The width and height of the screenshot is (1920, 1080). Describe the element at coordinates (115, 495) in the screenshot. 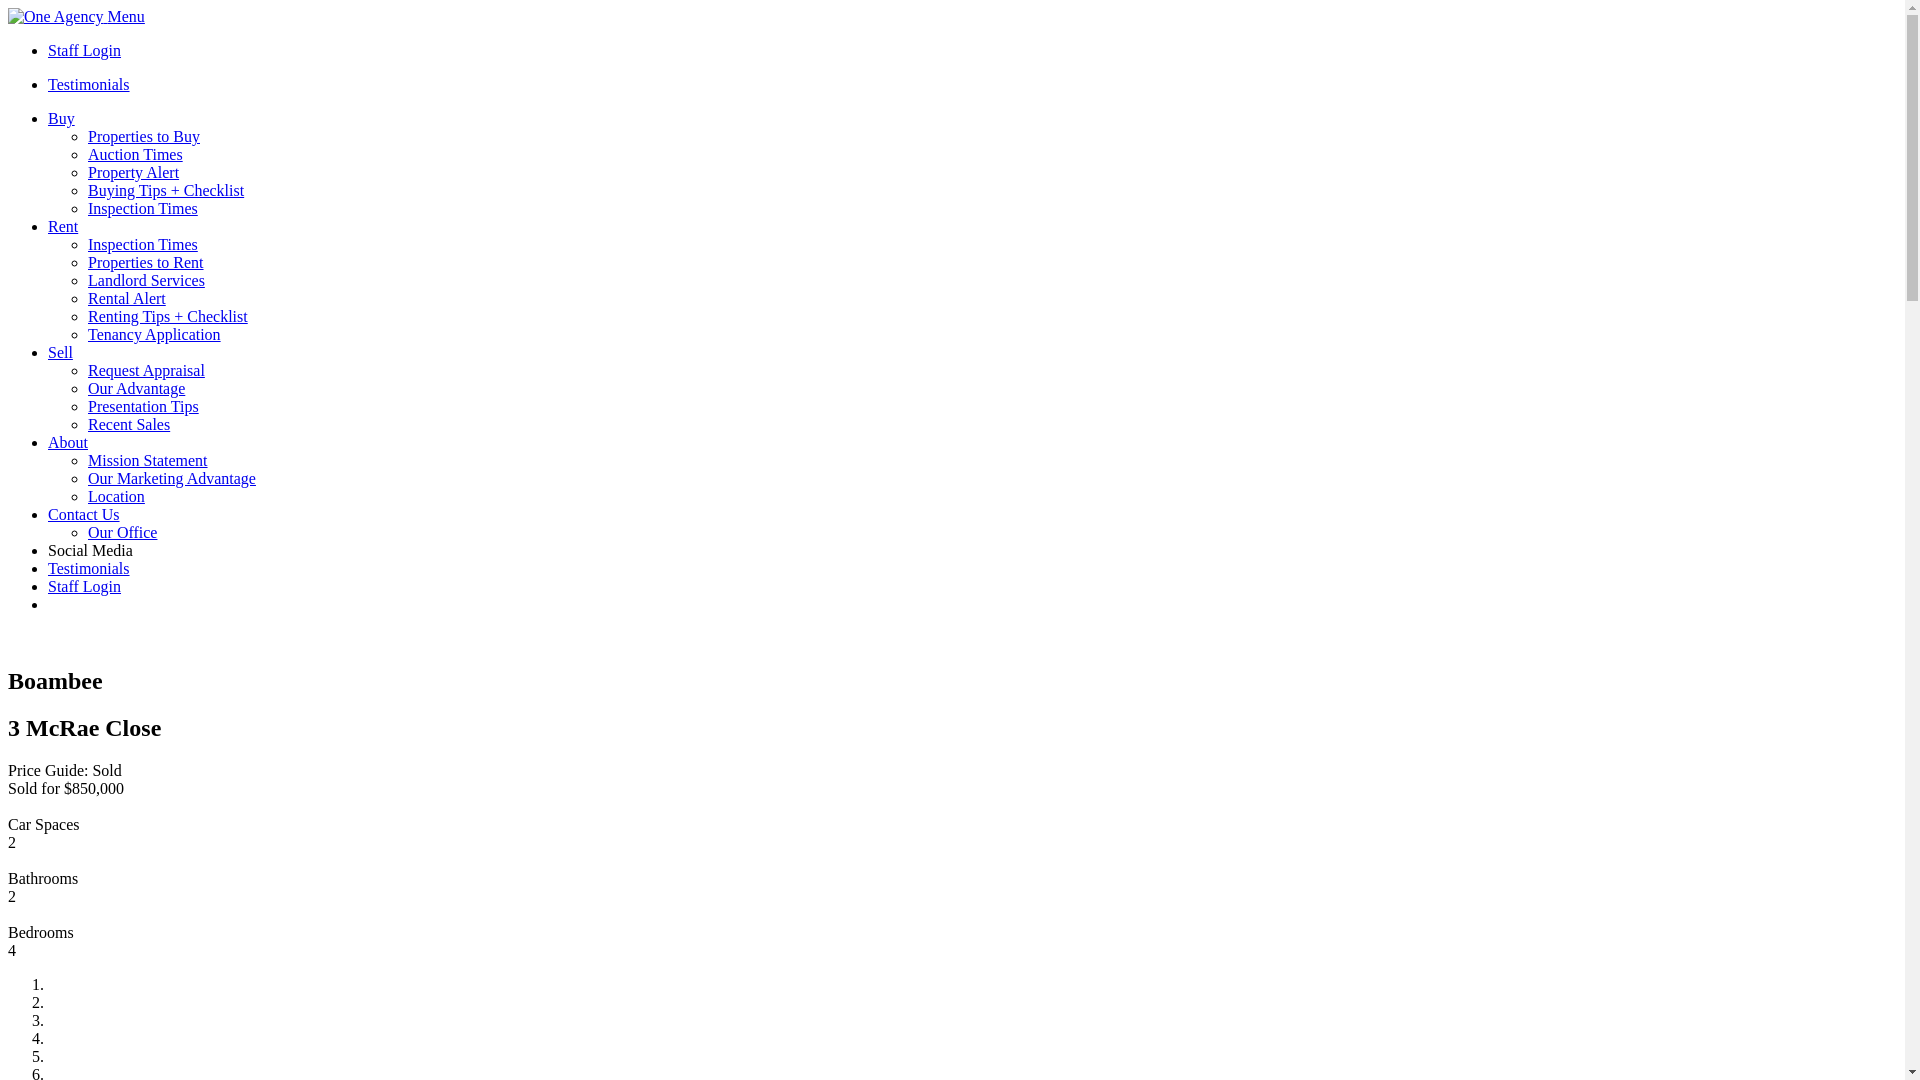

I see `'Location'` at that location.